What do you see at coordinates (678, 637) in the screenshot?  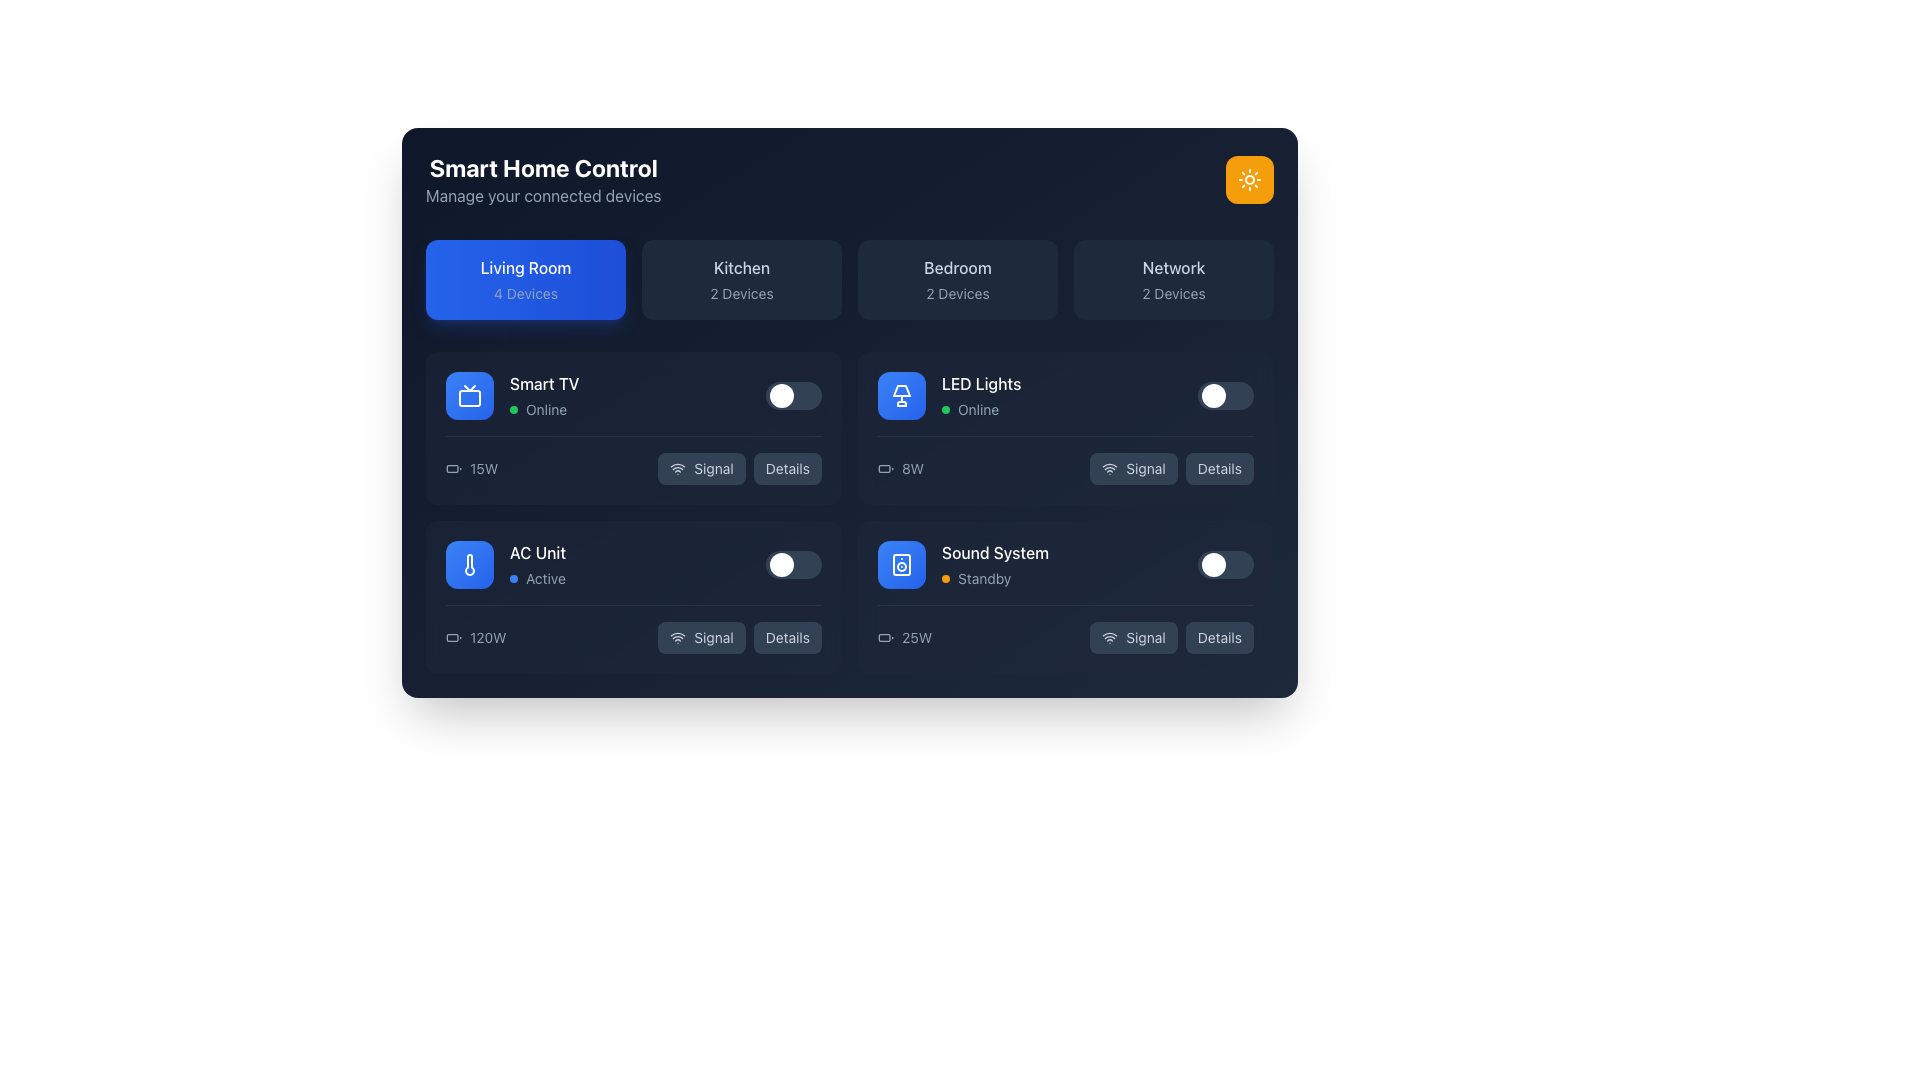 I see `the Wi-Fi icon located inside the dark button labeled 'Signal', which is the leftmost content in the button and positioned below the 'AC Unit' section` at bounding box center [678, 637].